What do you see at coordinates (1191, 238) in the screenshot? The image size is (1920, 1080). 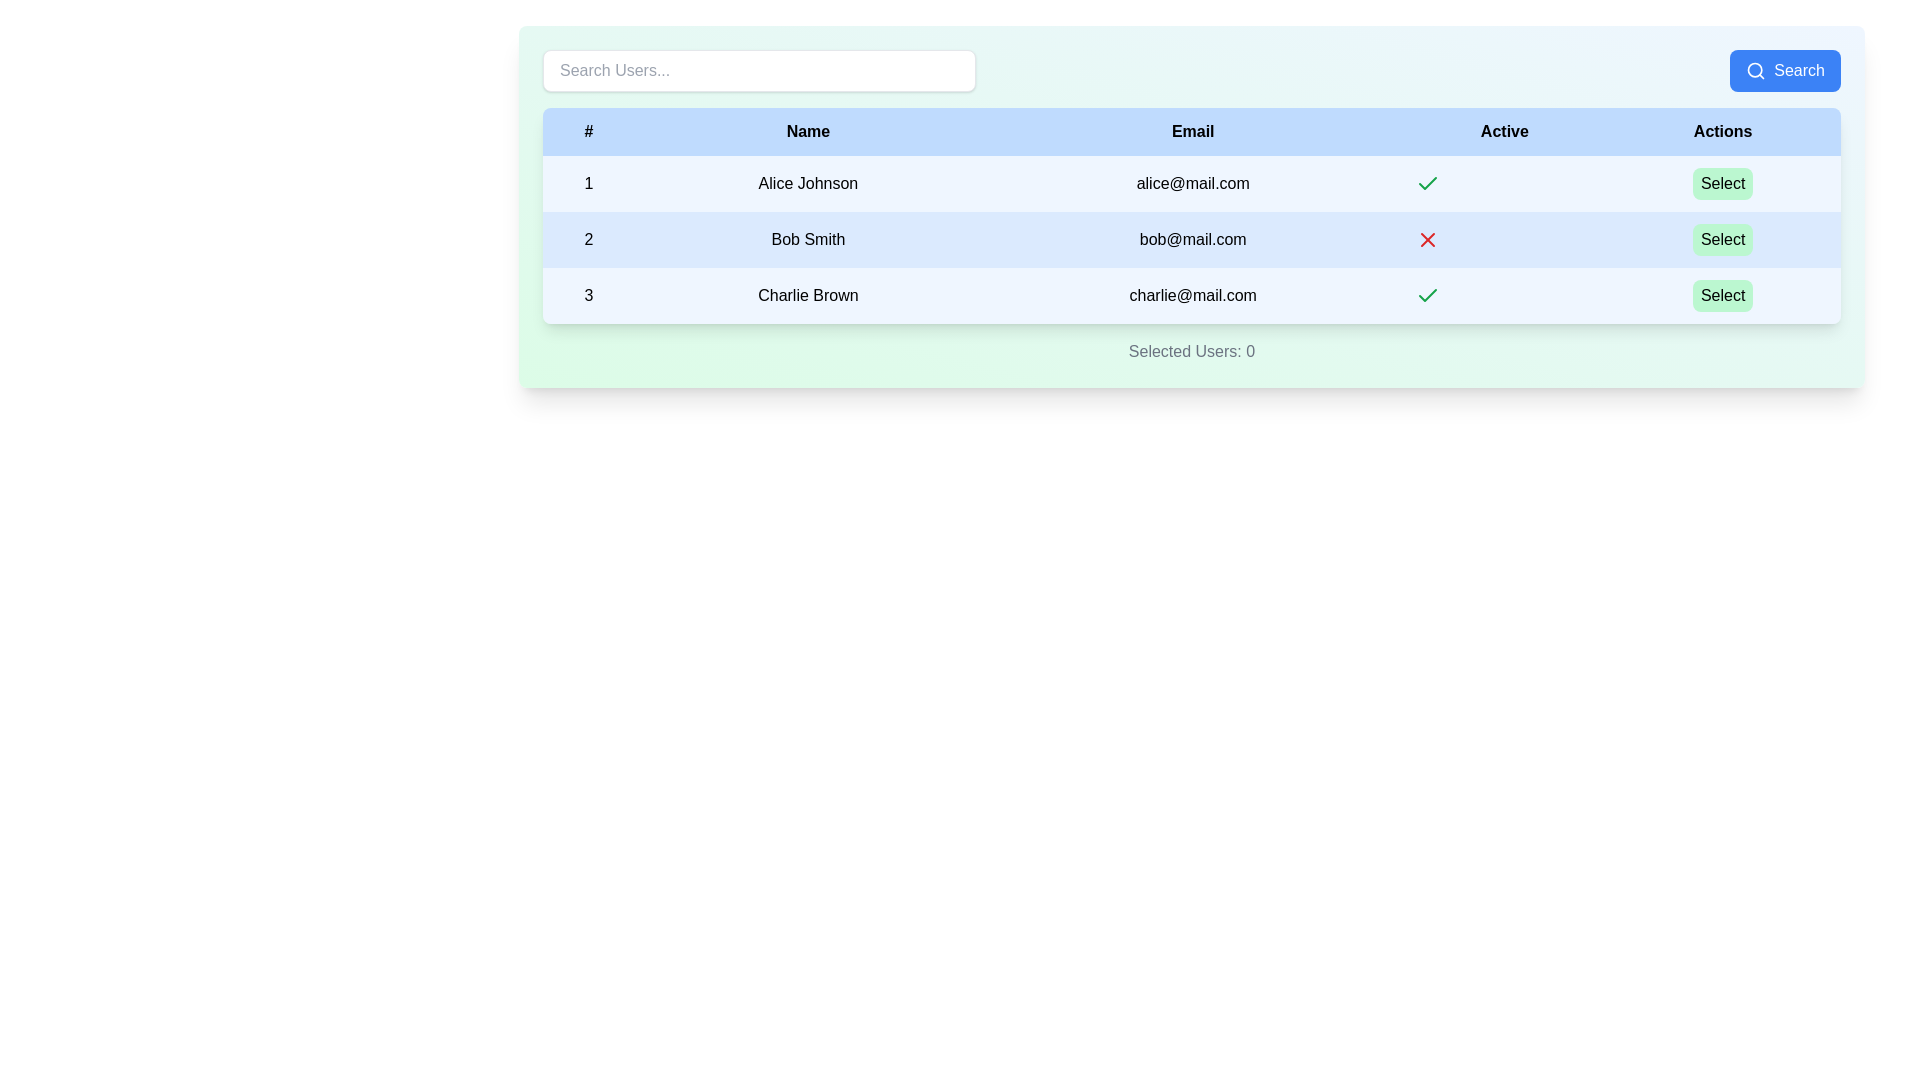 I see `the second row in the table, which contains the data '2', 'Bob Smith', 'bob@mail.com', and an interactive green 'Select' button` at bounding box center [1191, 238].